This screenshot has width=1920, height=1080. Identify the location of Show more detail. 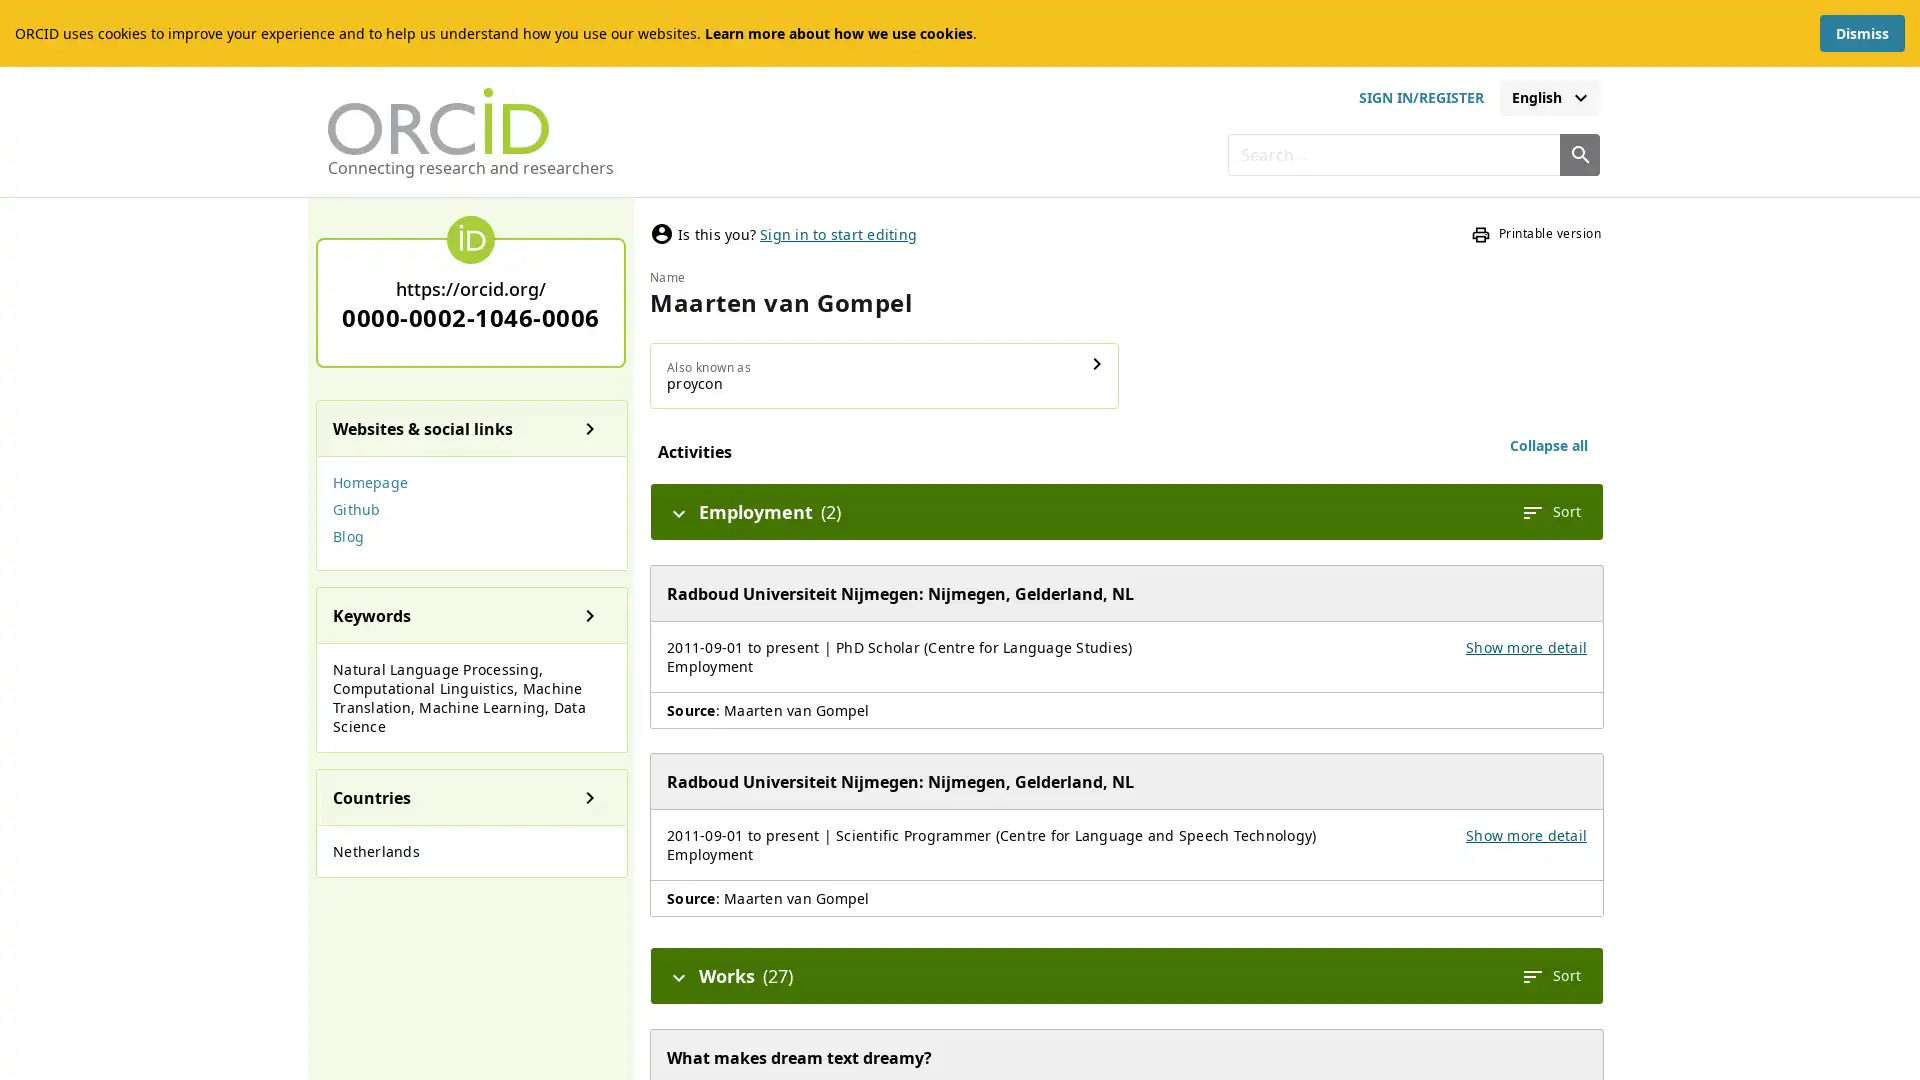
(1525, 647).